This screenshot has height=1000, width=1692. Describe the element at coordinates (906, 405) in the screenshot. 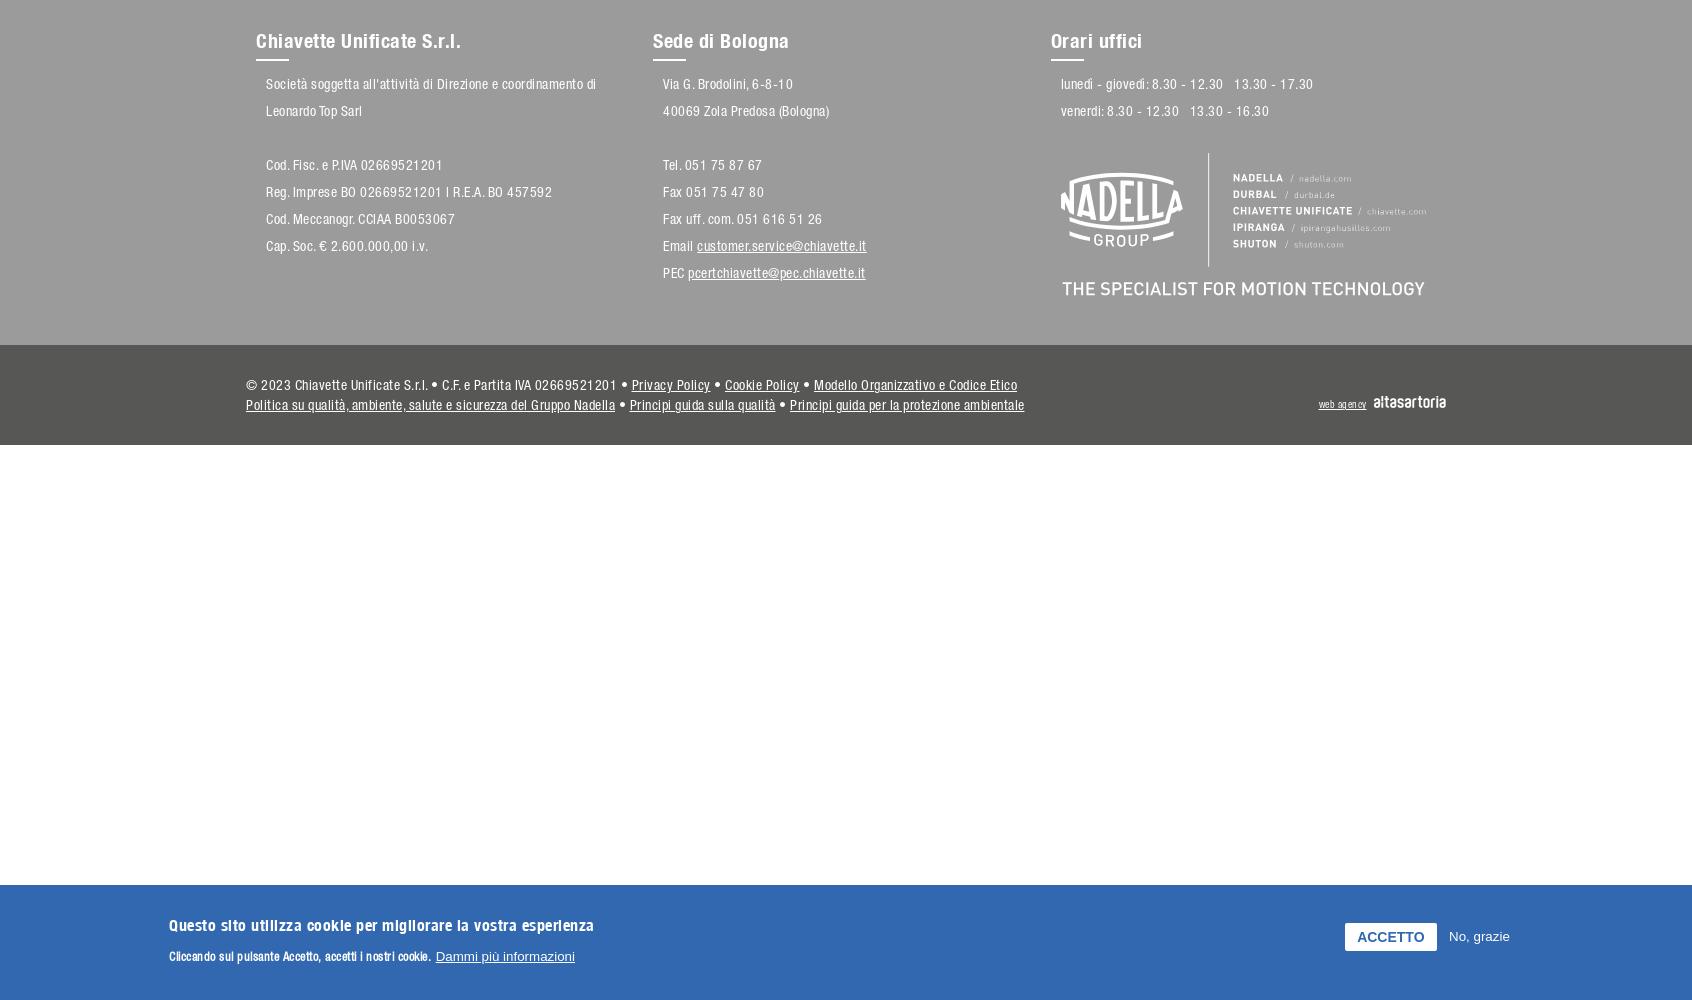

I see `'Principi guida per la protezione ambientale'` at that location.